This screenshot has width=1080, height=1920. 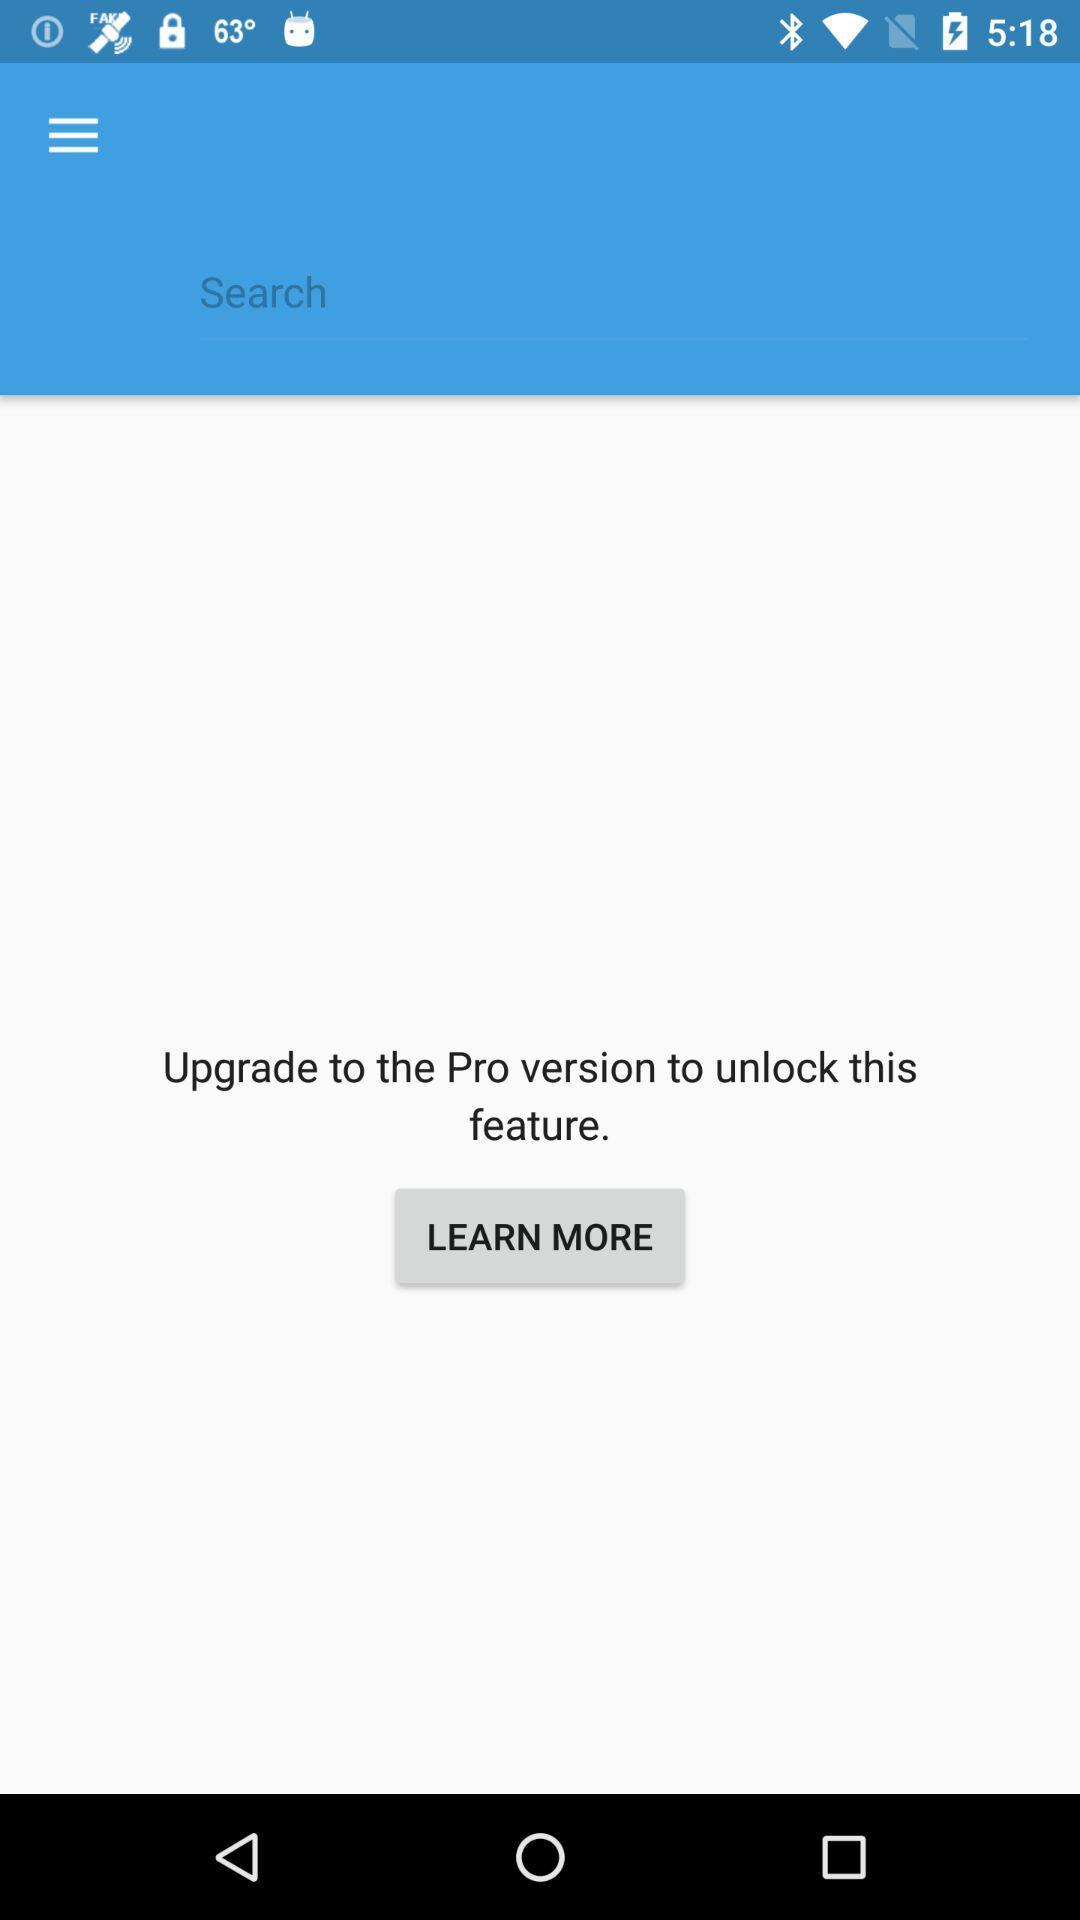 I want to click on icon above the upgrade to the, so click(x=72, y=135).